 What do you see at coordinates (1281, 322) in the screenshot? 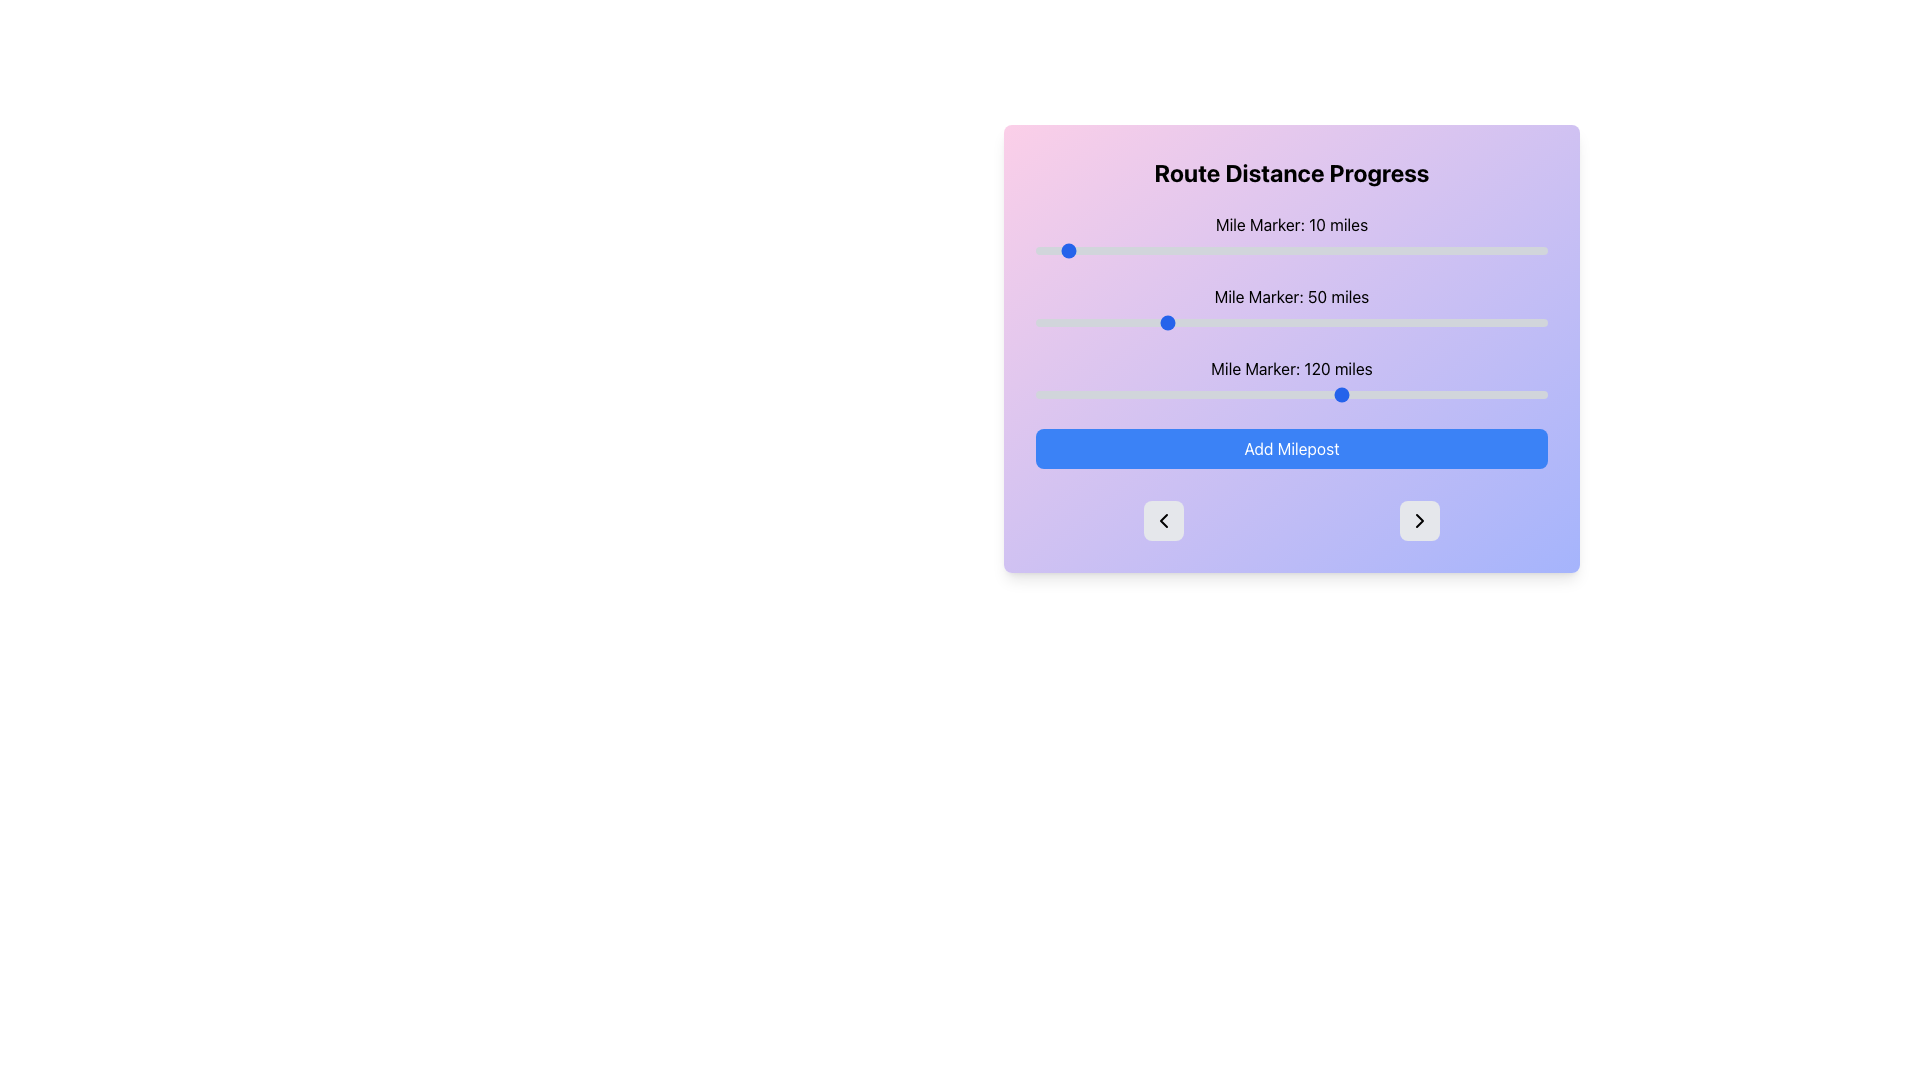
I see `the mile marker` at bounding box center [1281, 322].